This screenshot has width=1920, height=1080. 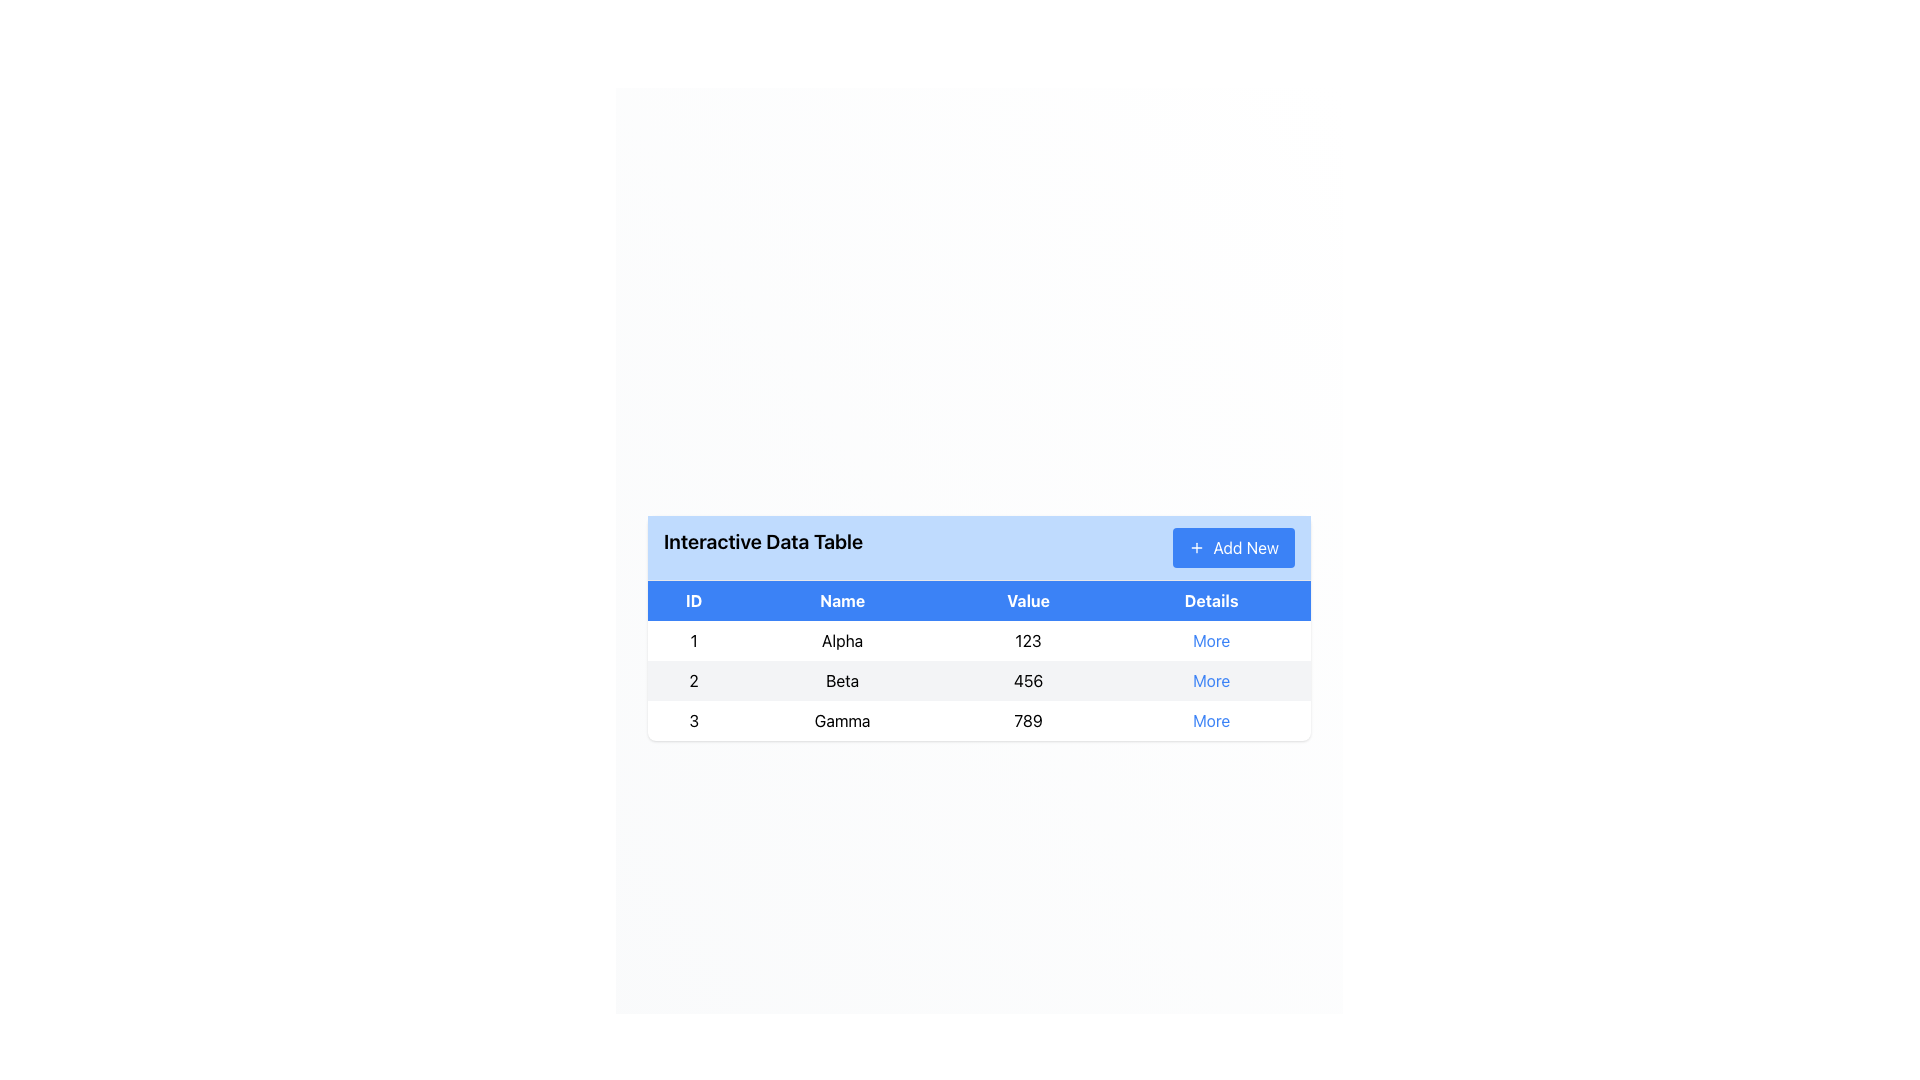 I want to click on the text link styled as 'More' in the 'Details' column of the third row in the table, so click(x=1210, y=720).